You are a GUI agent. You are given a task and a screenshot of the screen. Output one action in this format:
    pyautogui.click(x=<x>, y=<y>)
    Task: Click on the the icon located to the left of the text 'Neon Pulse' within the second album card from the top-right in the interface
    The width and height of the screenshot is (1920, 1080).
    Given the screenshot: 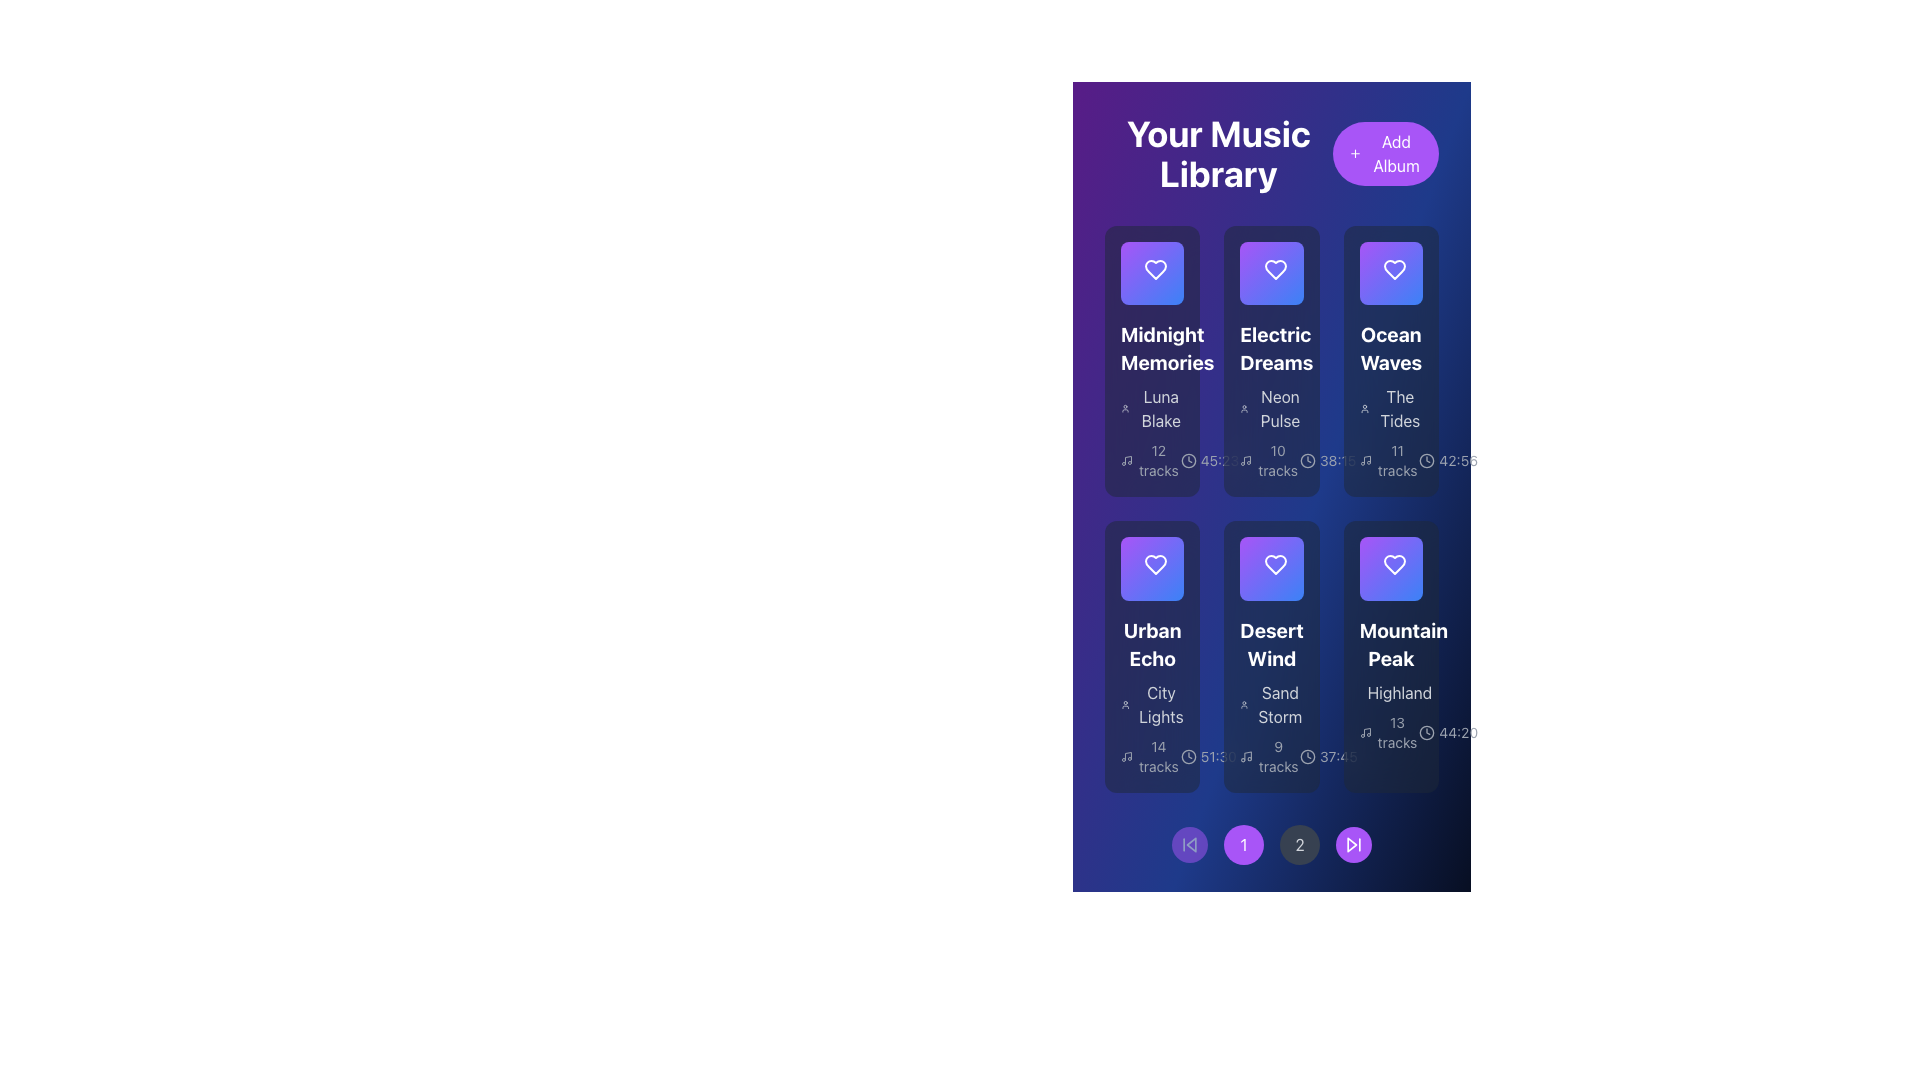 What is the action you would take?
    pyautogui.click(x=1243, y=408)
    